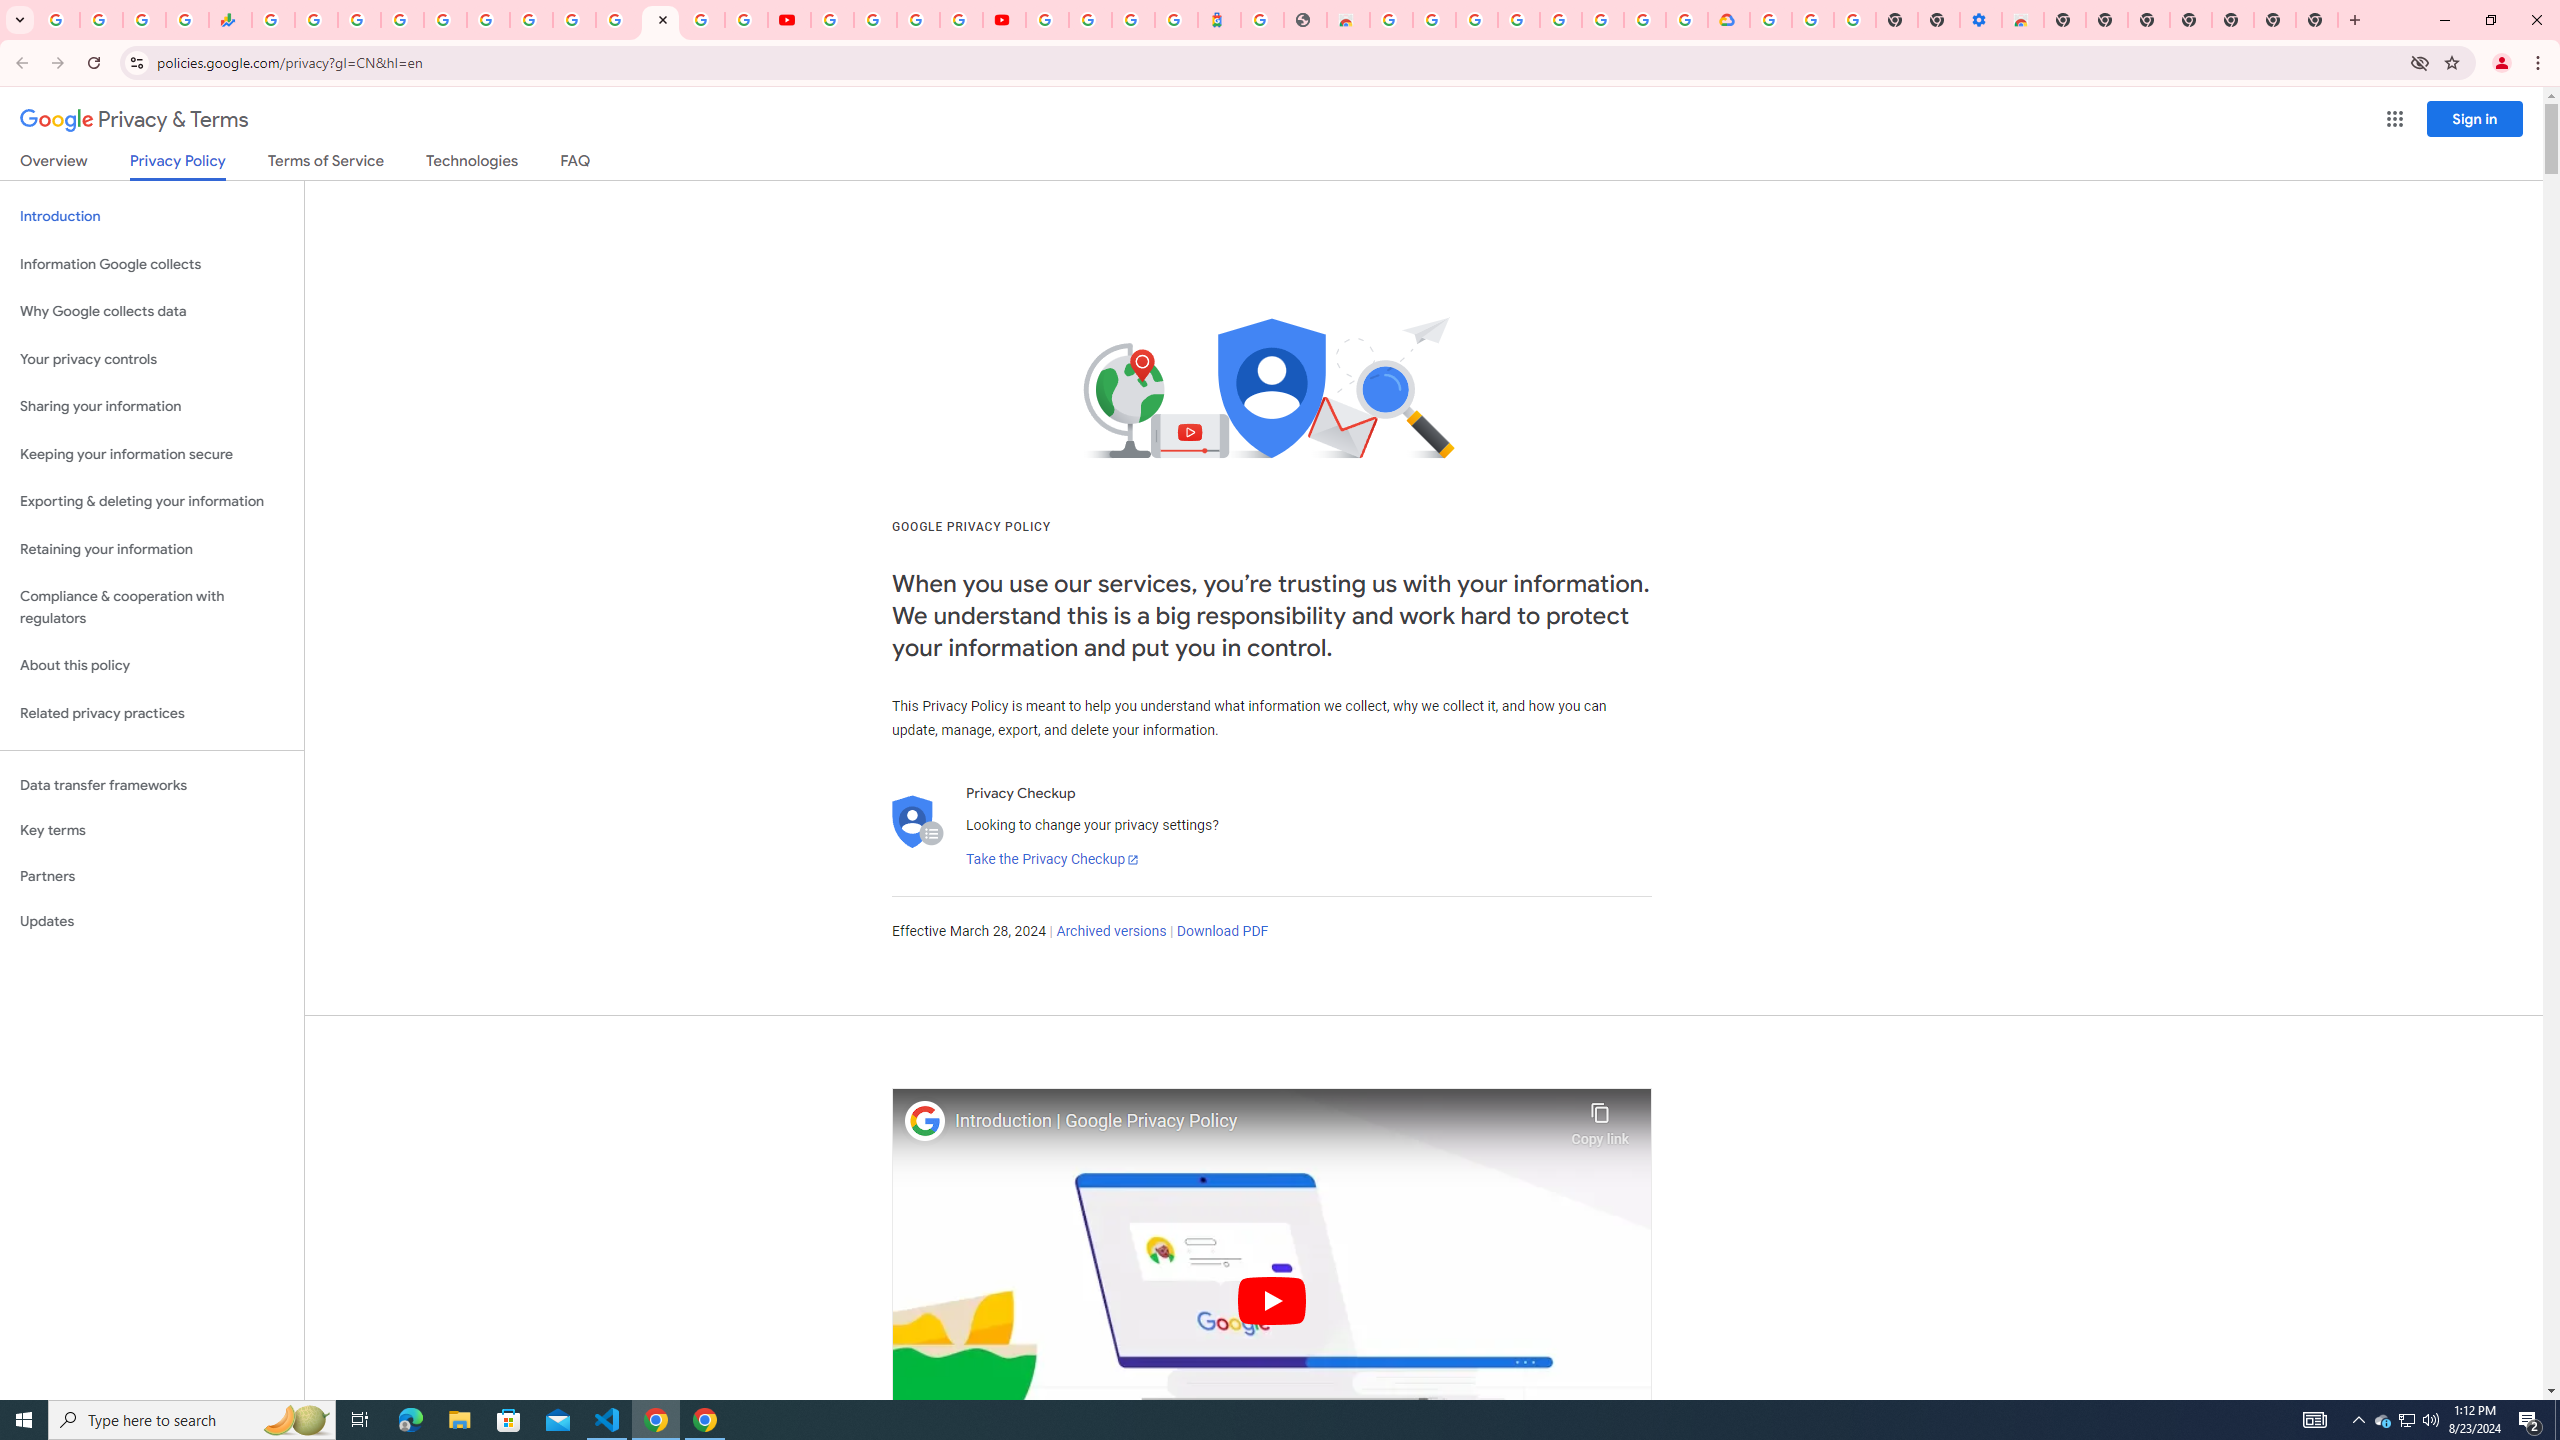 Image resolution: width=2560 pixels, height=1440 pixels. Describe the element at coordinates (151, 264) in the screenshot. I see `'Information Google collects'` at that location.